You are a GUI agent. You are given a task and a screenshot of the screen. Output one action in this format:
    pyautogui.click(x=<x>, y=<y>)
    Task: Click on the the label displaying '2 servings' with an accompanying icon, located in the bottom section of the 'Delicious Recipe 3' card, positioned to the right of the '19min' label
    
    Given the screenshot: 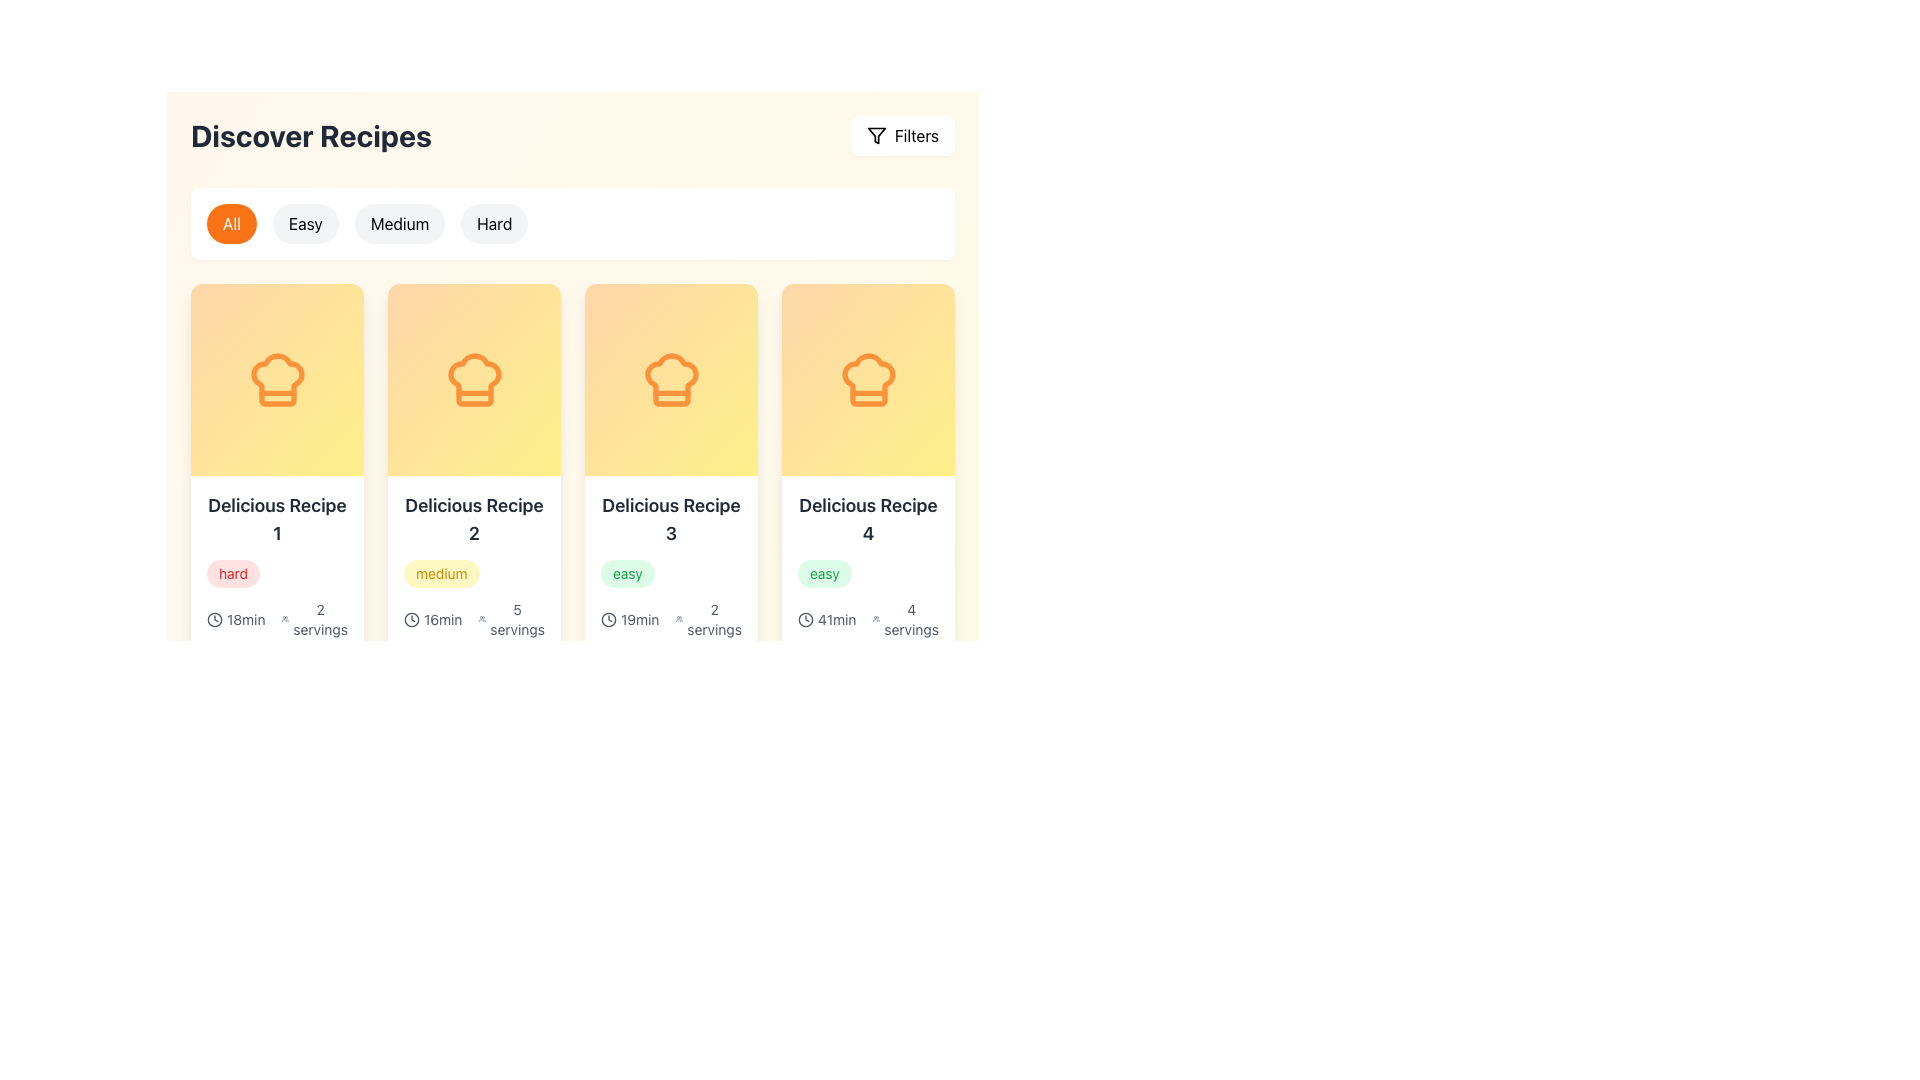 What is the action you would take?
    pyautogui.click(x=708, y=619)
    